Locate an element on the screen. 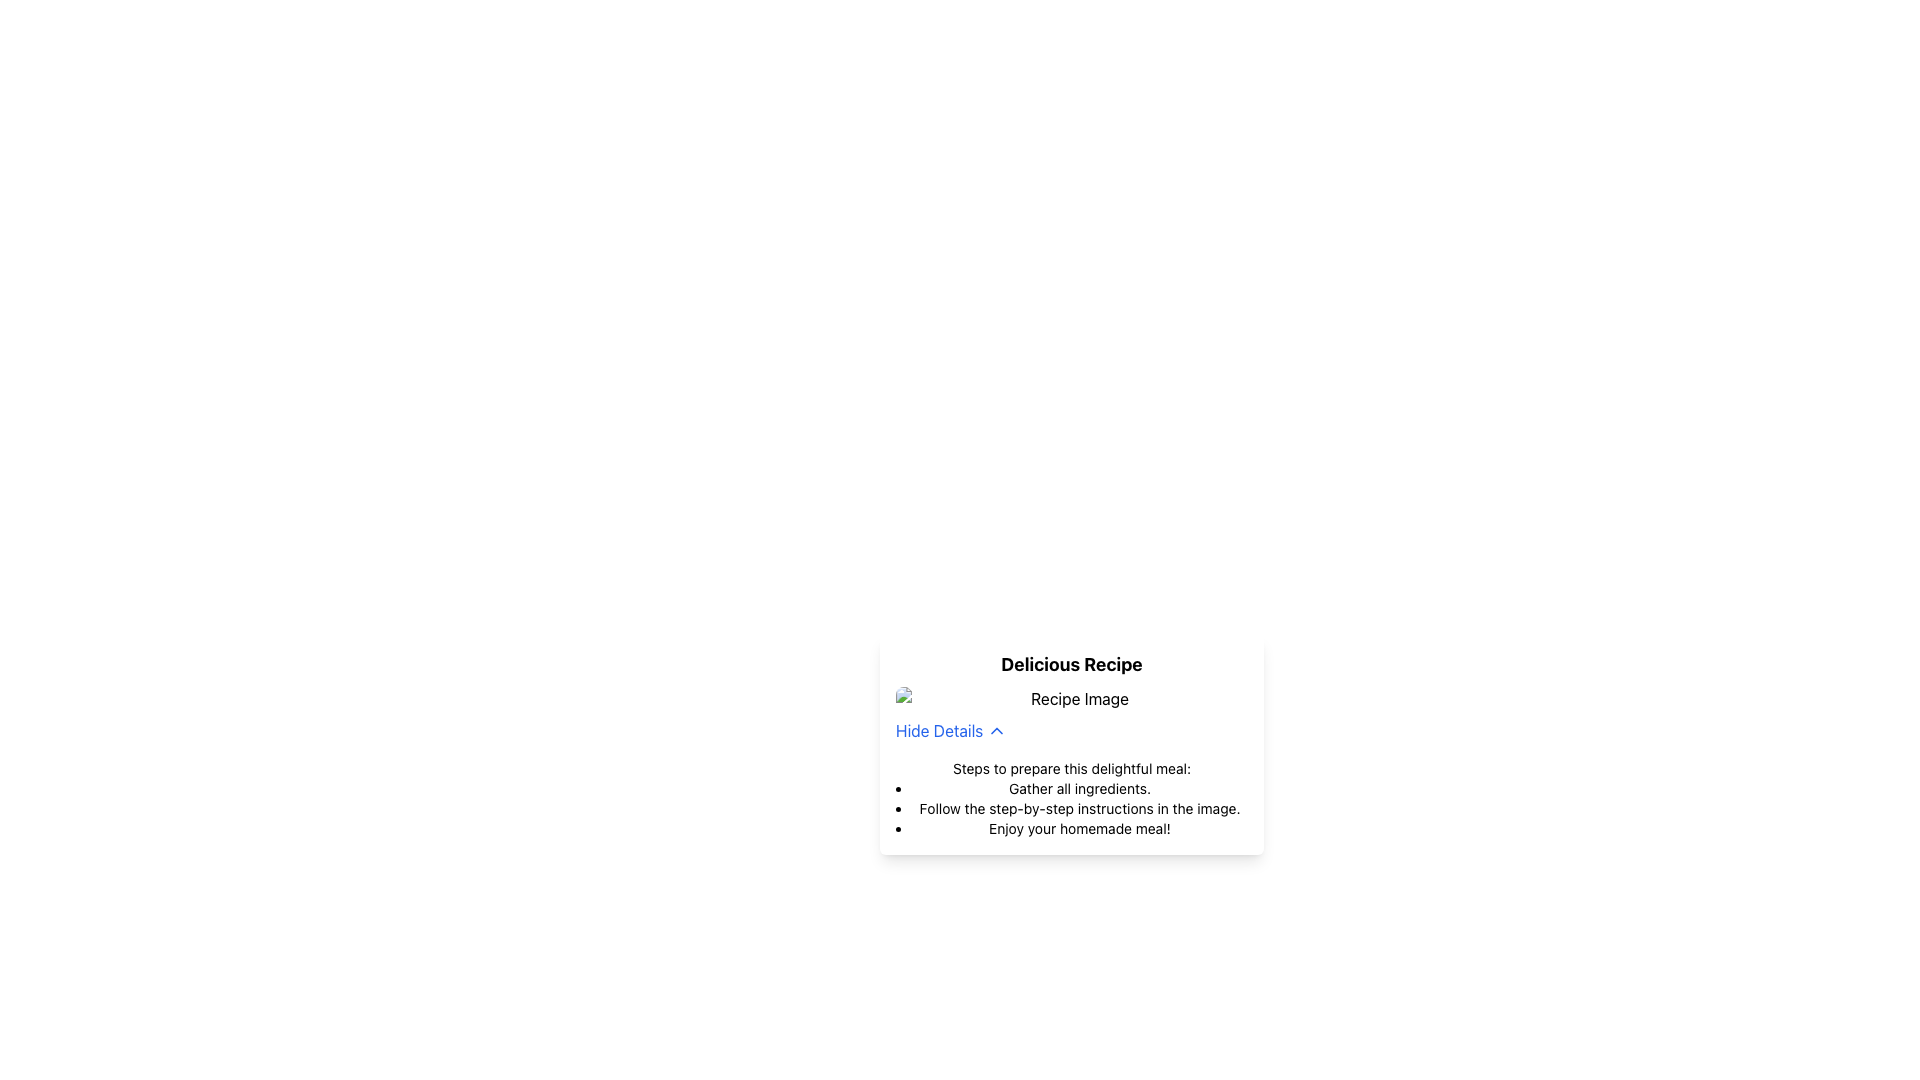  the text element that reads 'Follow the step-by-step instructions in the image.' which is the second item in a three-point bulleted list under the heading 'Steps to prepare this delightful meal.' is located at coordinates (1079, 808).